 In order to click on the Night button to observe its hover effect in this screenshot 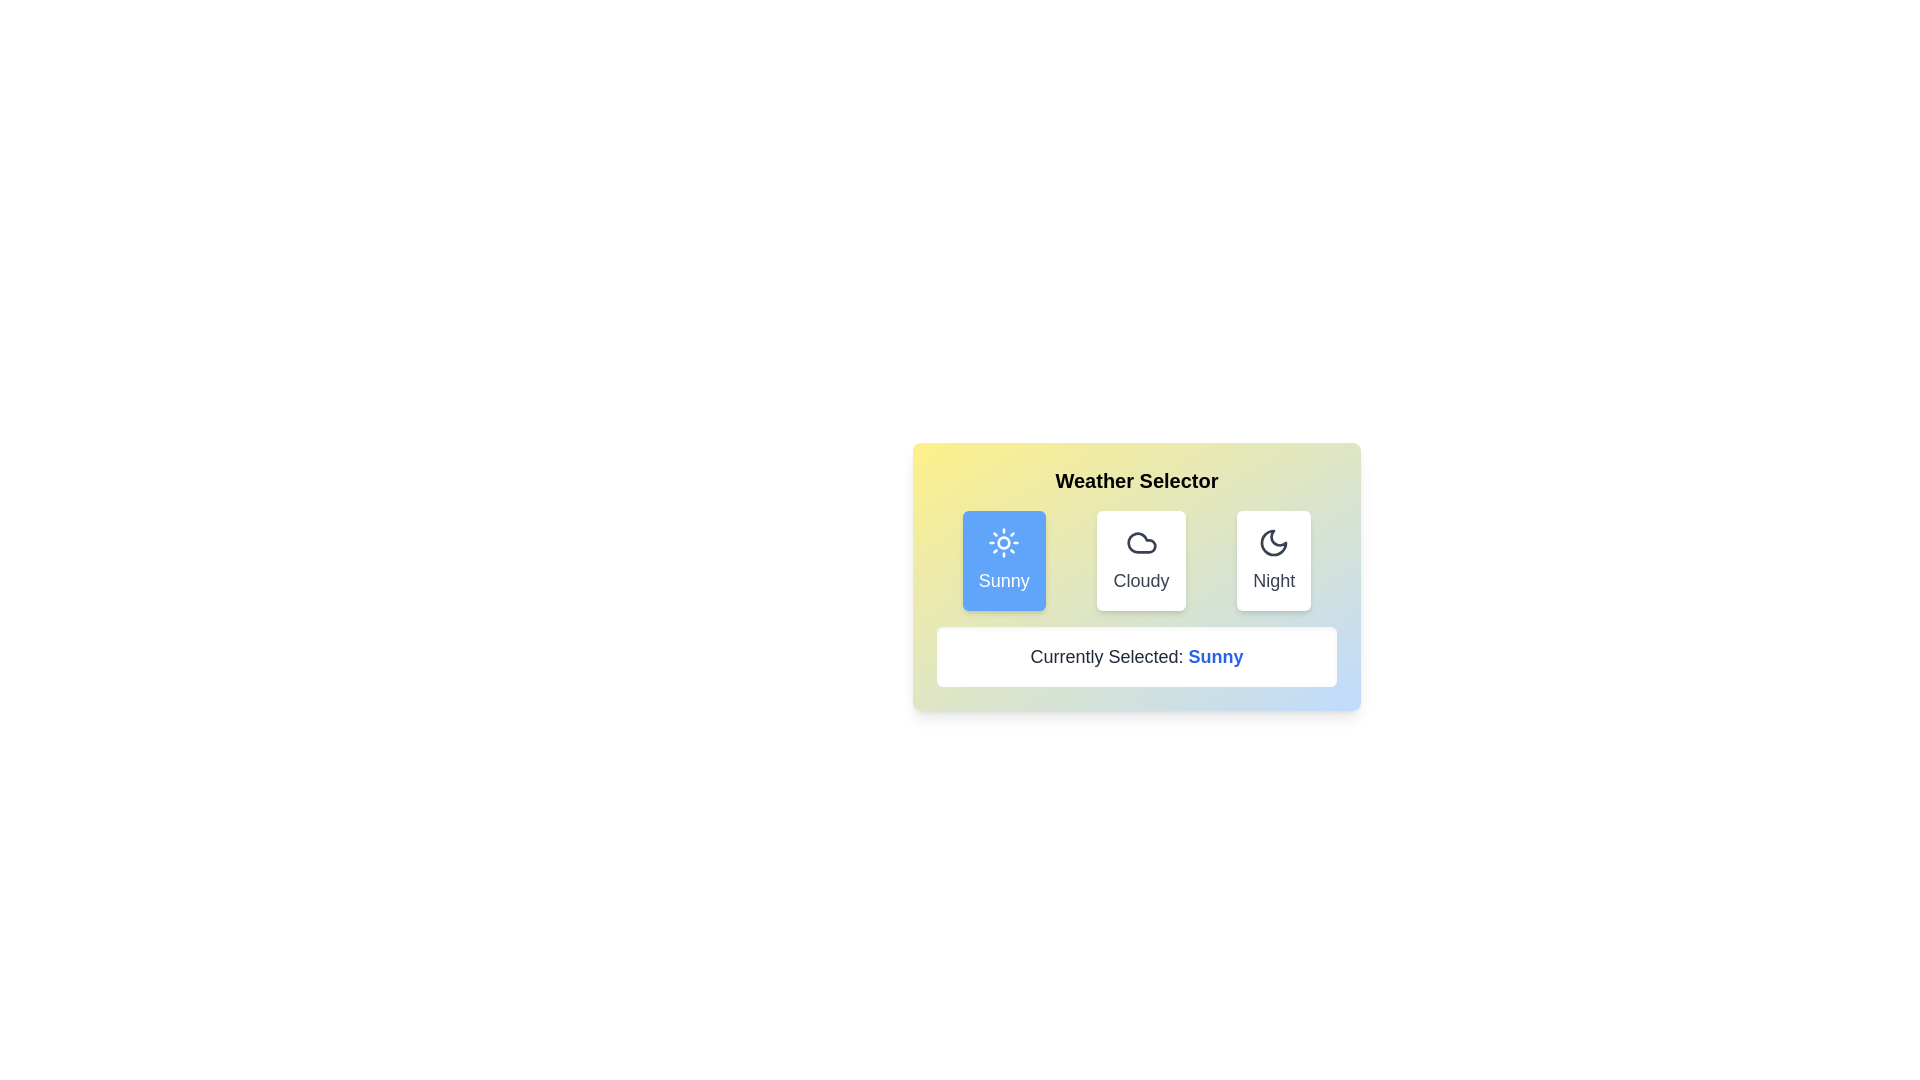, I will do `click(1273, 560)`.